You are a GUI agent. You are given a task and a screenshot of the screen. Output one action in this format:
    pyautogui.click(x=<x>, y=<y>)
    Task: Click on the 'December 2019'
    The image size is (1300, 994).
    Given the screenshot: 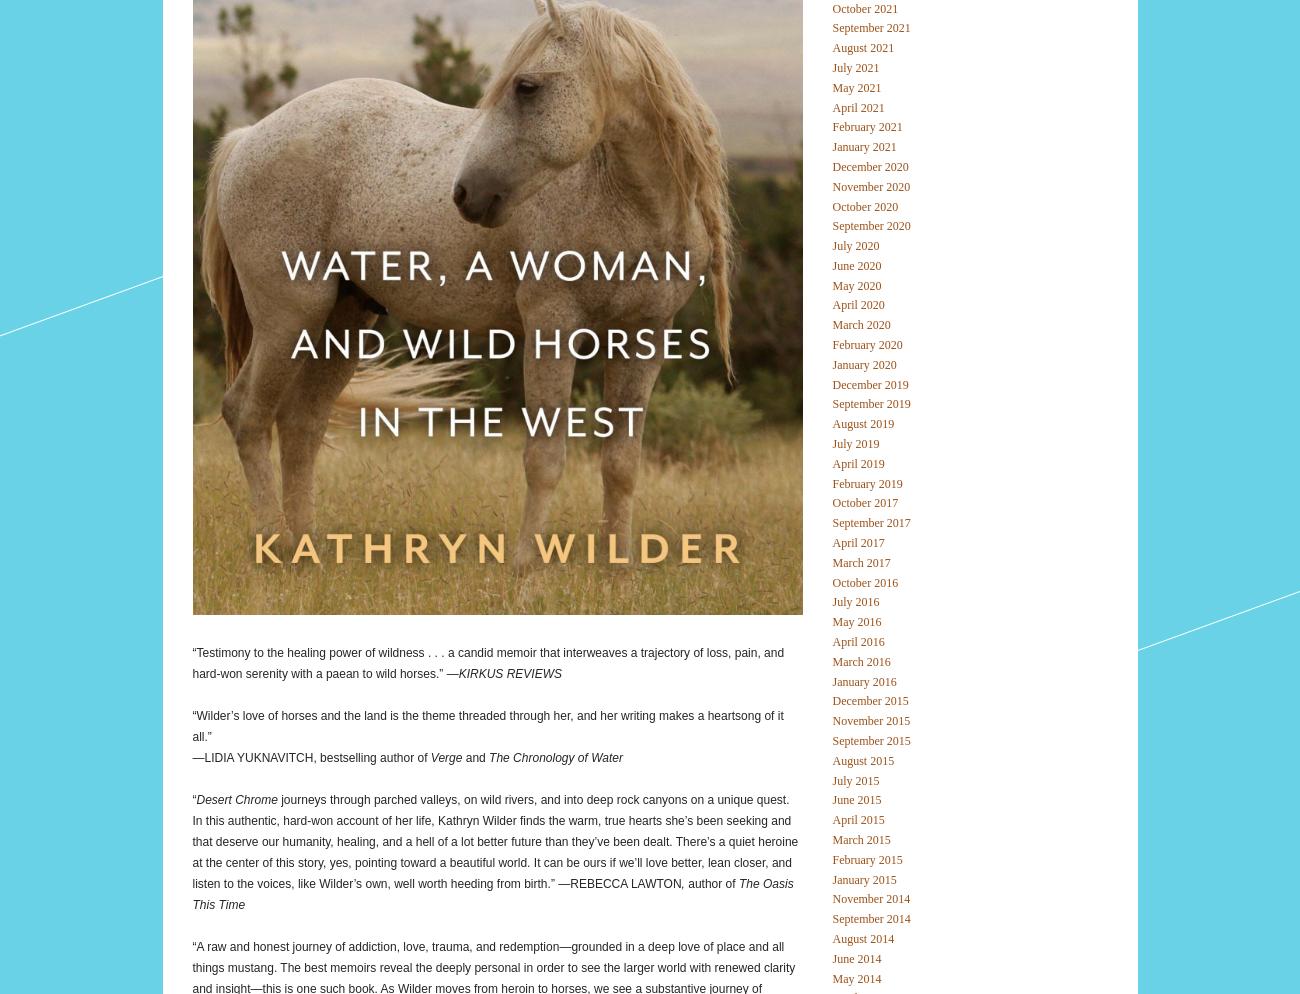 What is the action you would take?
    pyautogui.click(x=868, y=383)
    